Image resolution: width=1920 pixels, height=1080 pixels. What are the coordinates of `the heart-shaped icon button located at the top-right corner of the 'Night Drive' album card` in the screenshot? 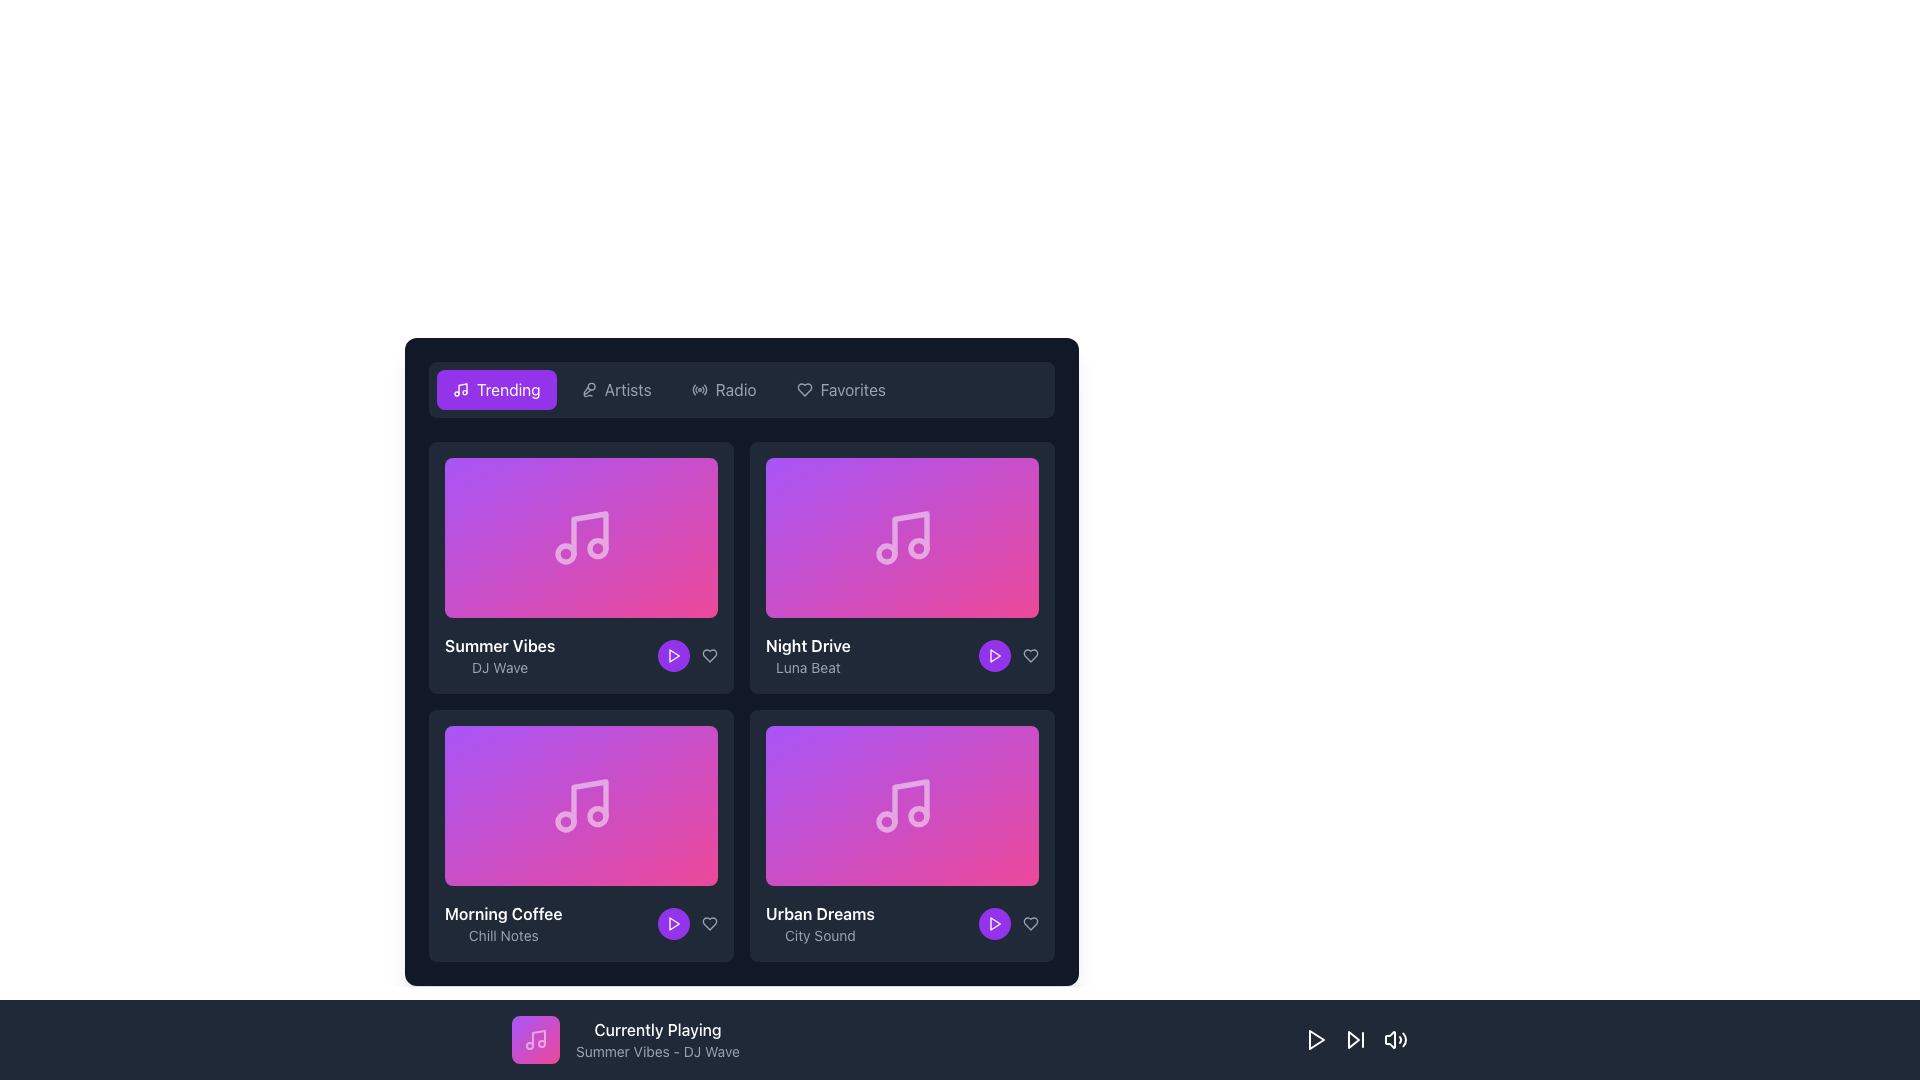 It's located at (710, 655).